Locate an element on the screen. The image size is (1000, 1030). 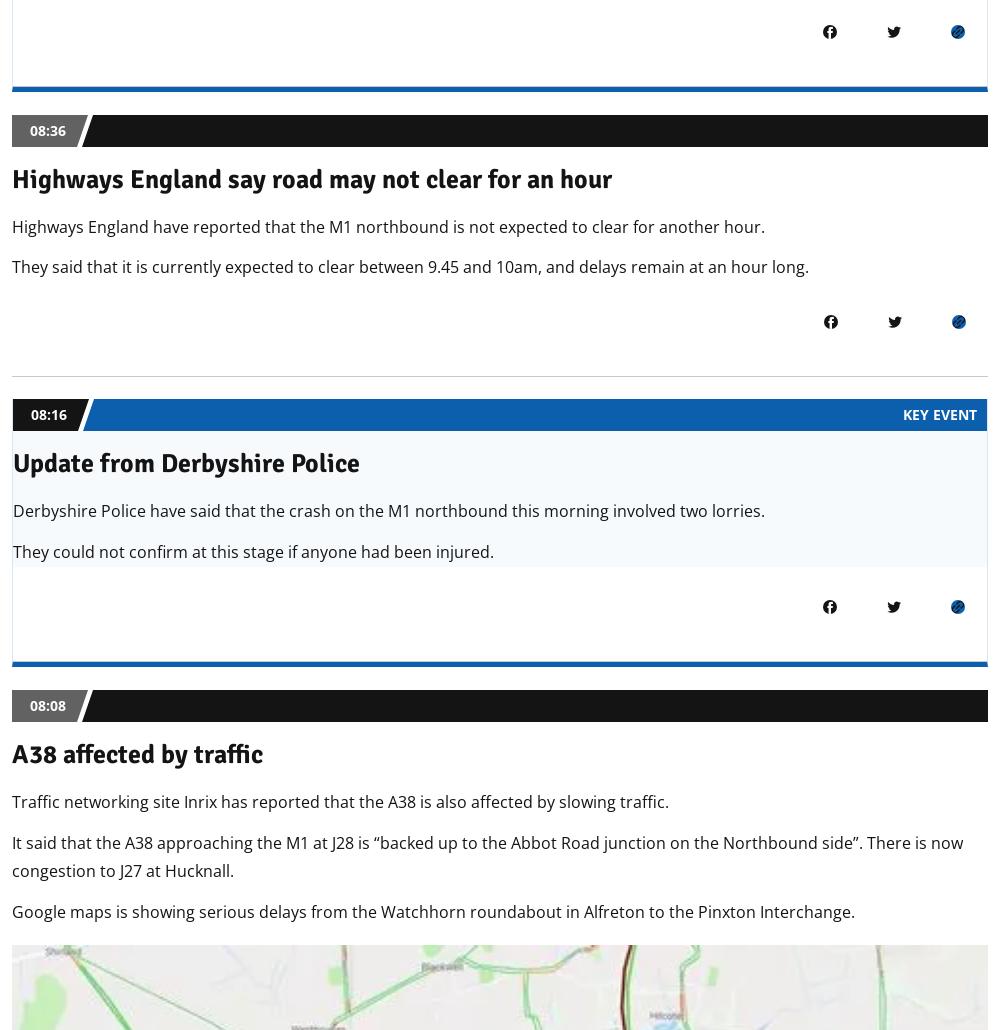
'08:16' is located at coordinates (49, 414).